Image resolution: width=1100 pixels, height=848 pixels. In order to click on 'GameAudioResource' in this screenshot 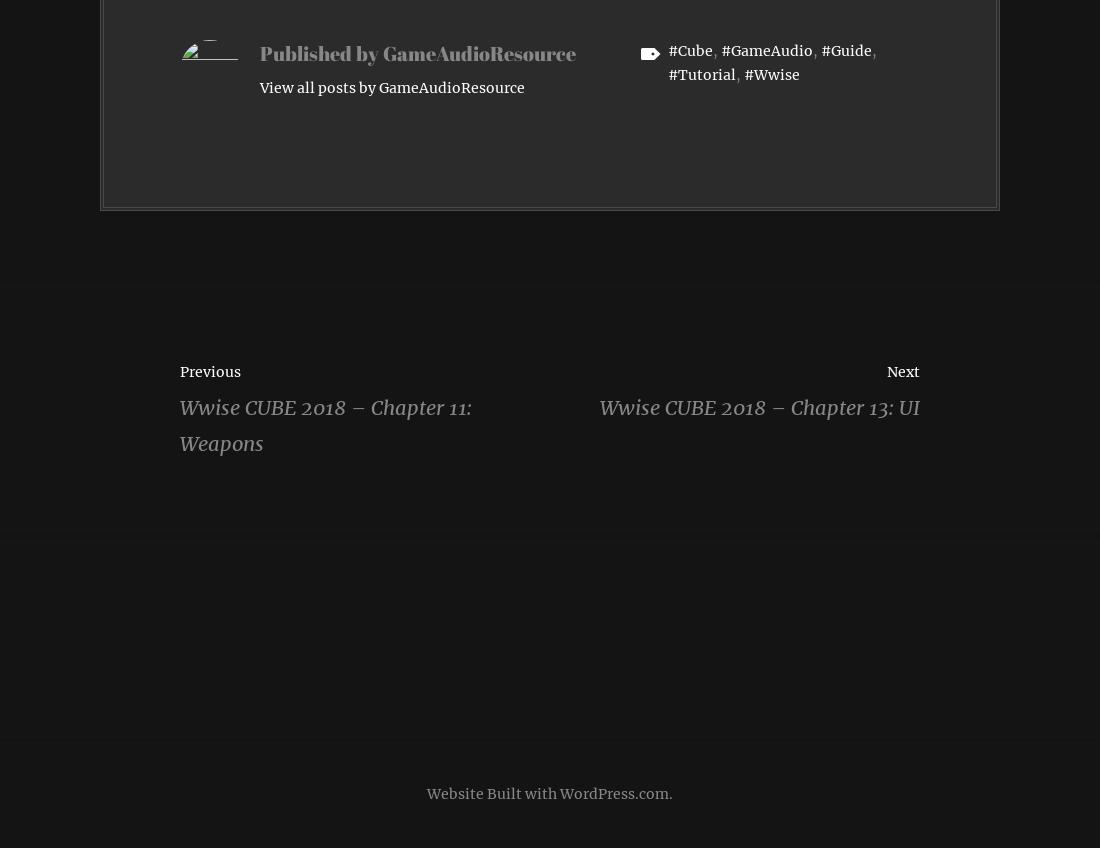, I will do `click(478, 52)`.